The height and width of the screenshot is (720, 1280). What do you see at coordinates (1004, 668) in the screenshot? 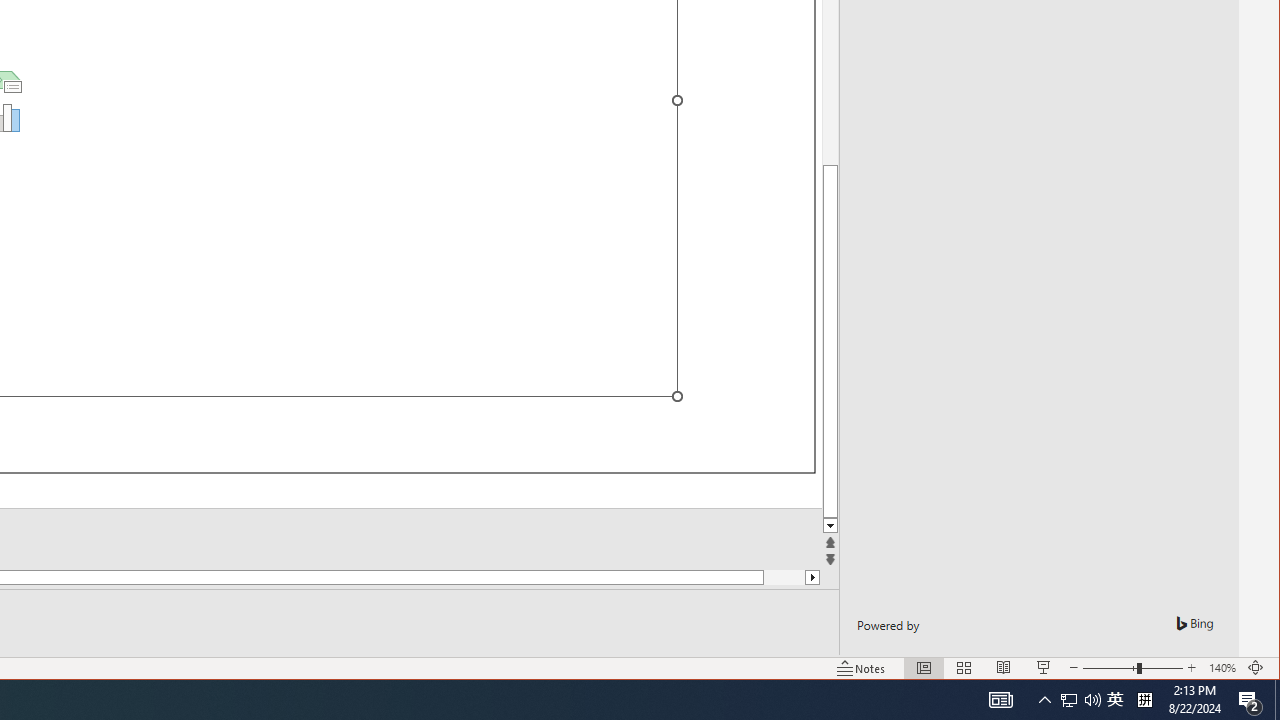
I see `'Reading View'` at bounding box center [1004, 668].